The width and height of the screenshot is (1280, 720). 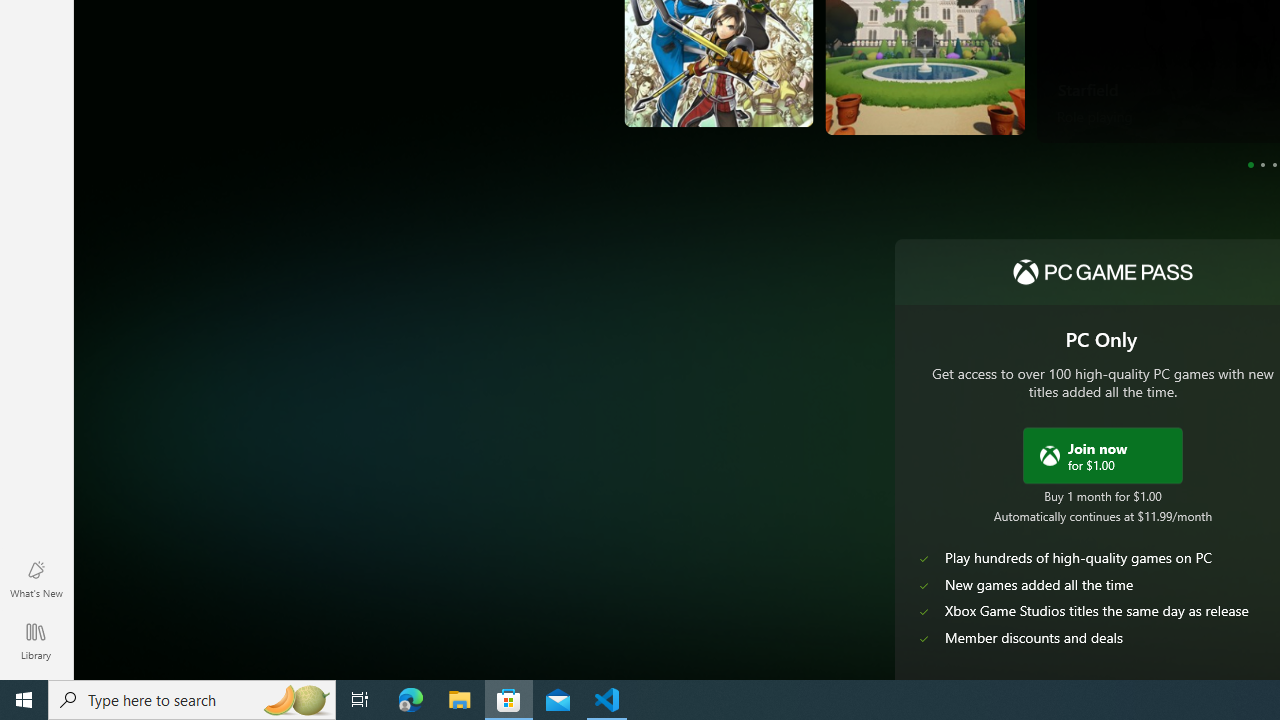 I want to click on 'Library', so click(x=35, y=640).